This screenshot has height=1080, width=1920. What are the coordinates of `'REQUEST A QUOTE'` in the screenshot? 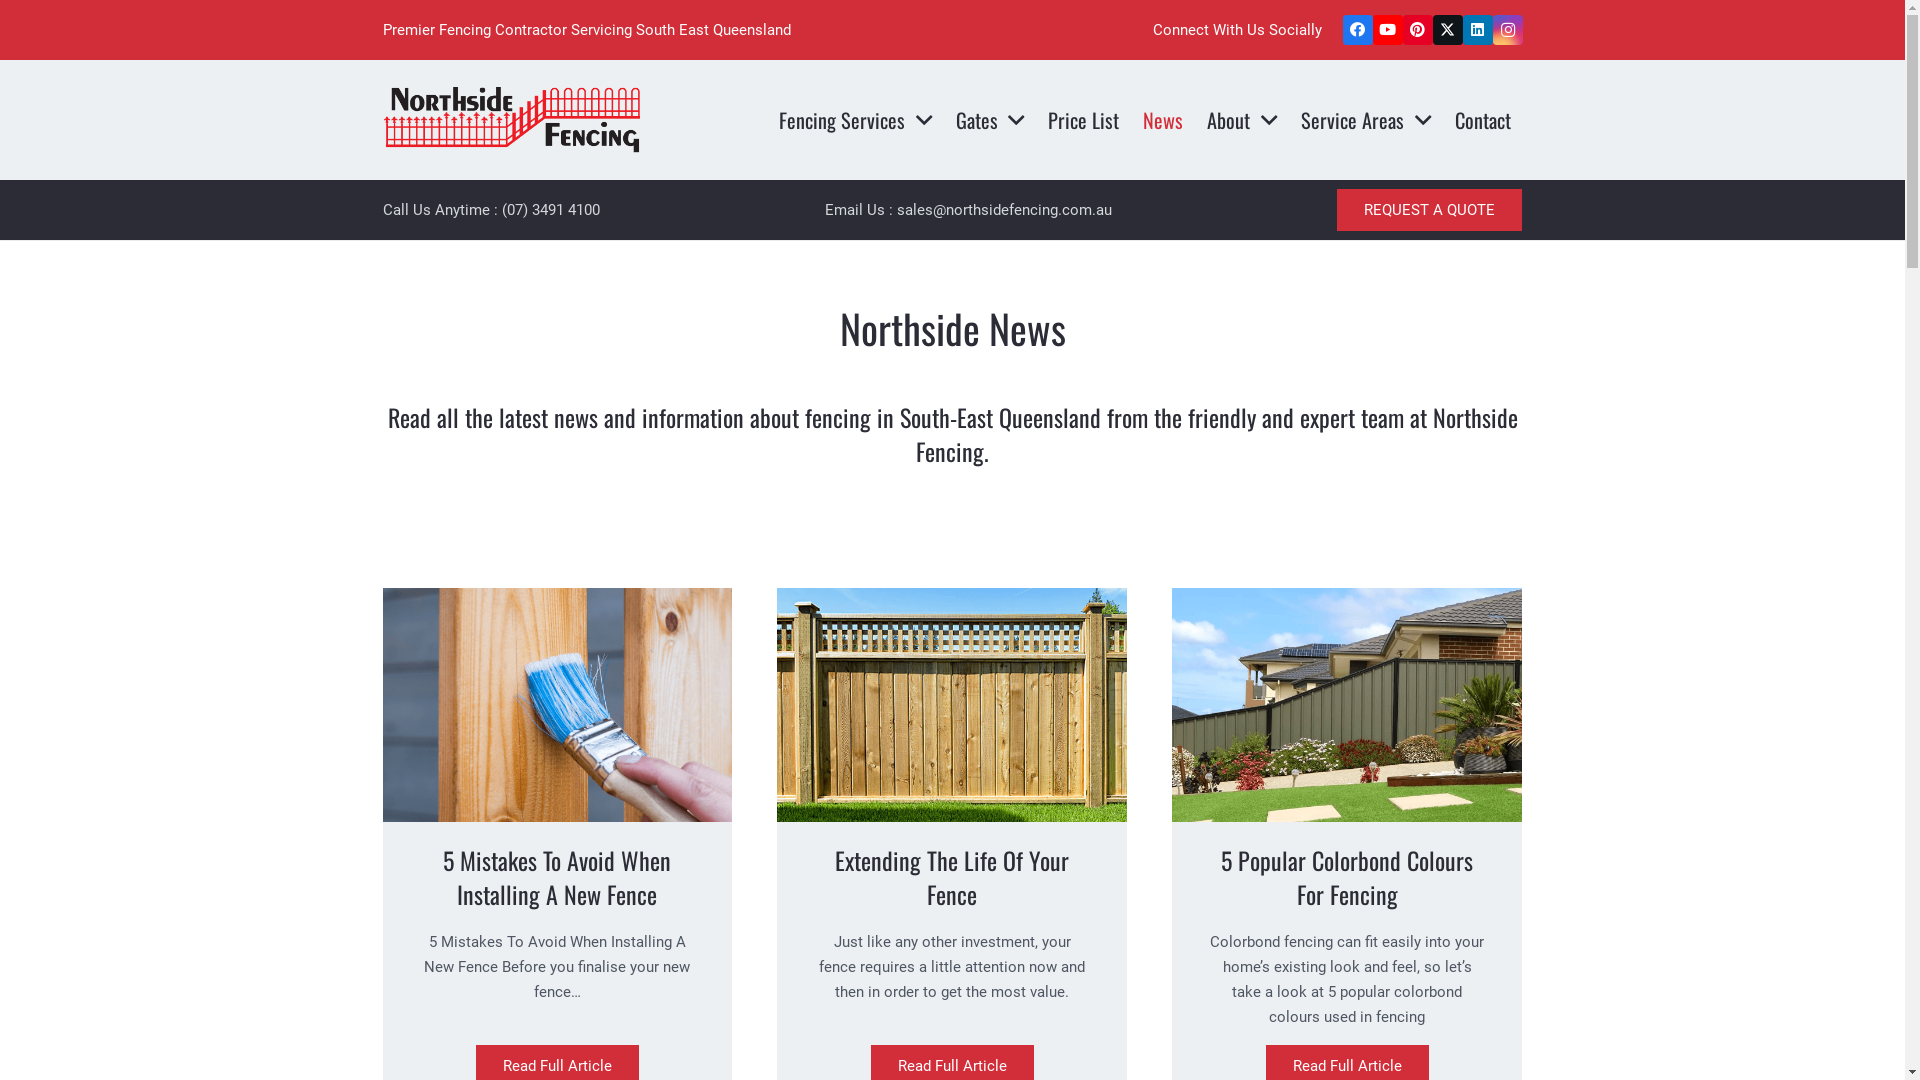 It's located at (1428, 209).